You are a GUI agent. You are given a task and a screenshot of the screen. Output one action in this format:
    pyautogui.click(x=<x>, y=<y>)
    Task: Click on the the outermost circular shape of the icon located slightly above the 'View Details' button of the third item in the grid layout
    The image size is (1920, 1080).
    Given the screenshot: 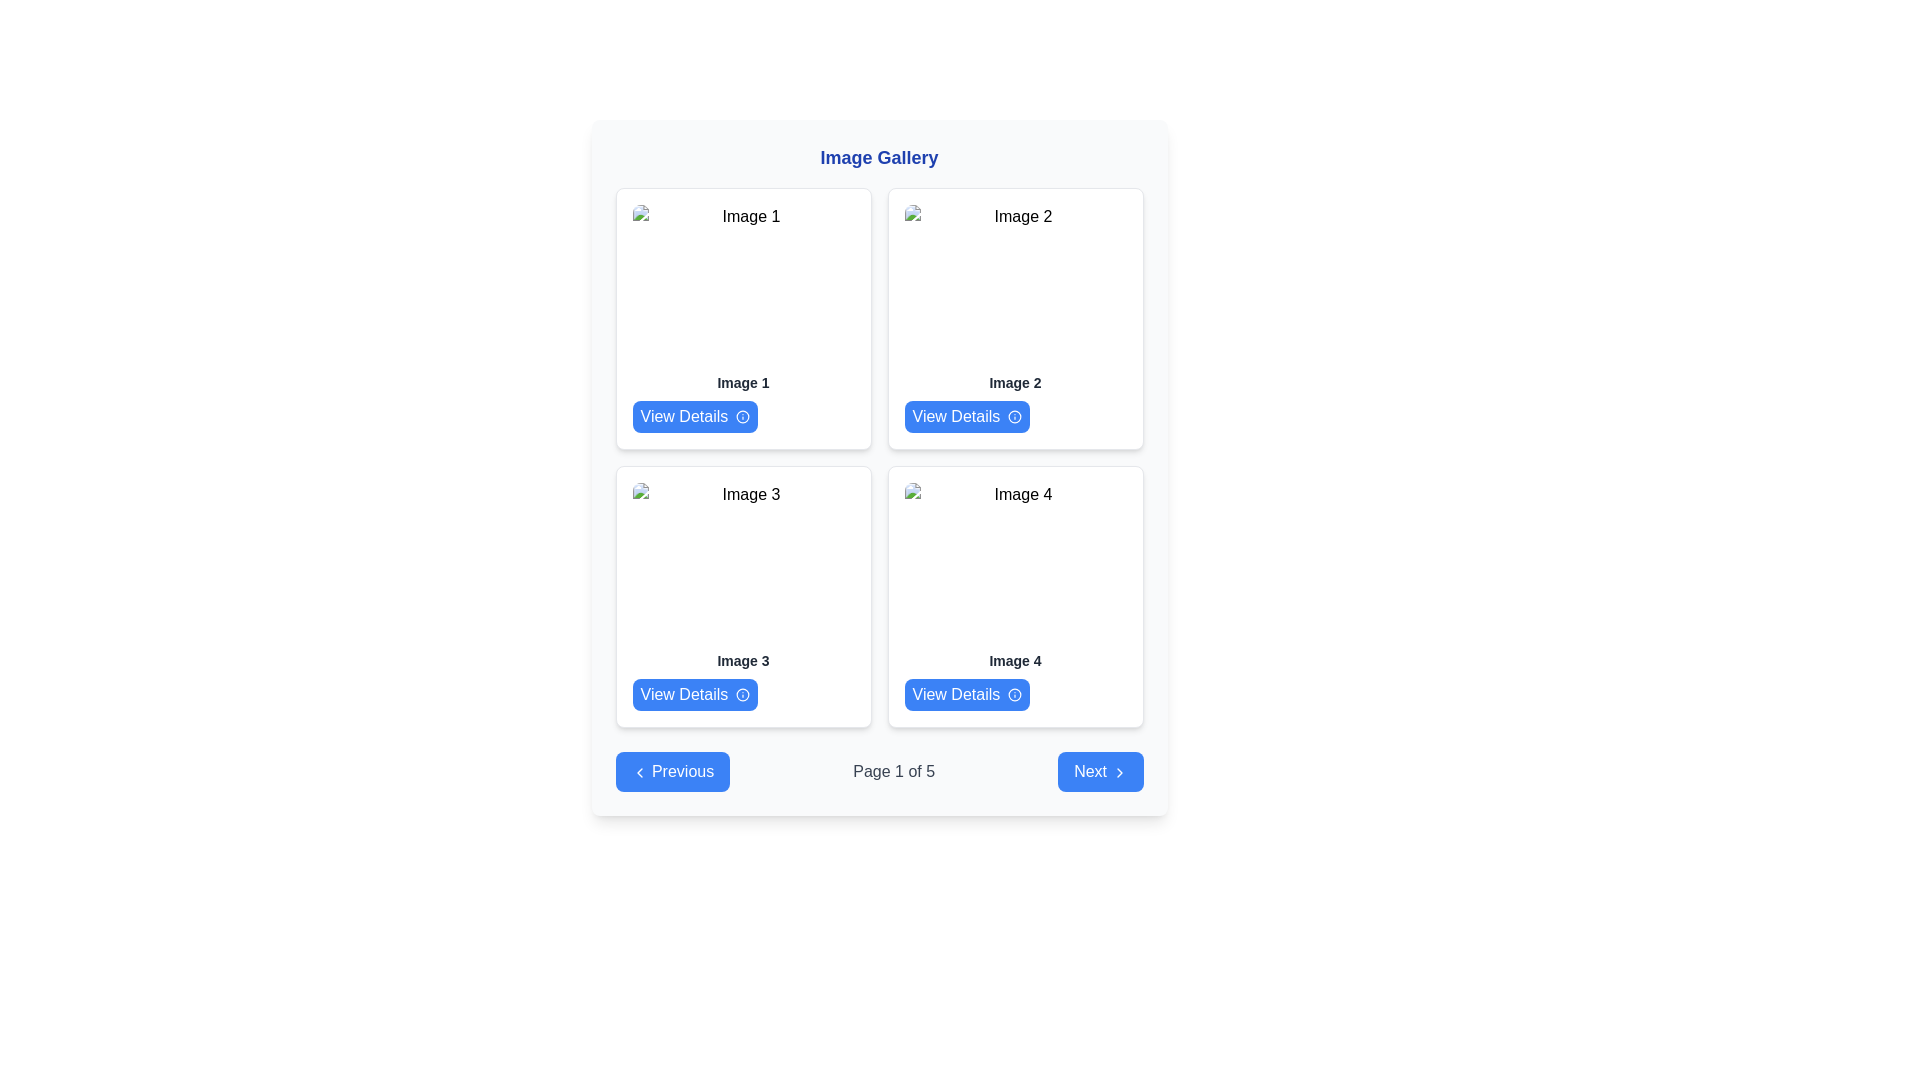 What is the action you would take?
    pyautogui.click(x=742, y=693)
    